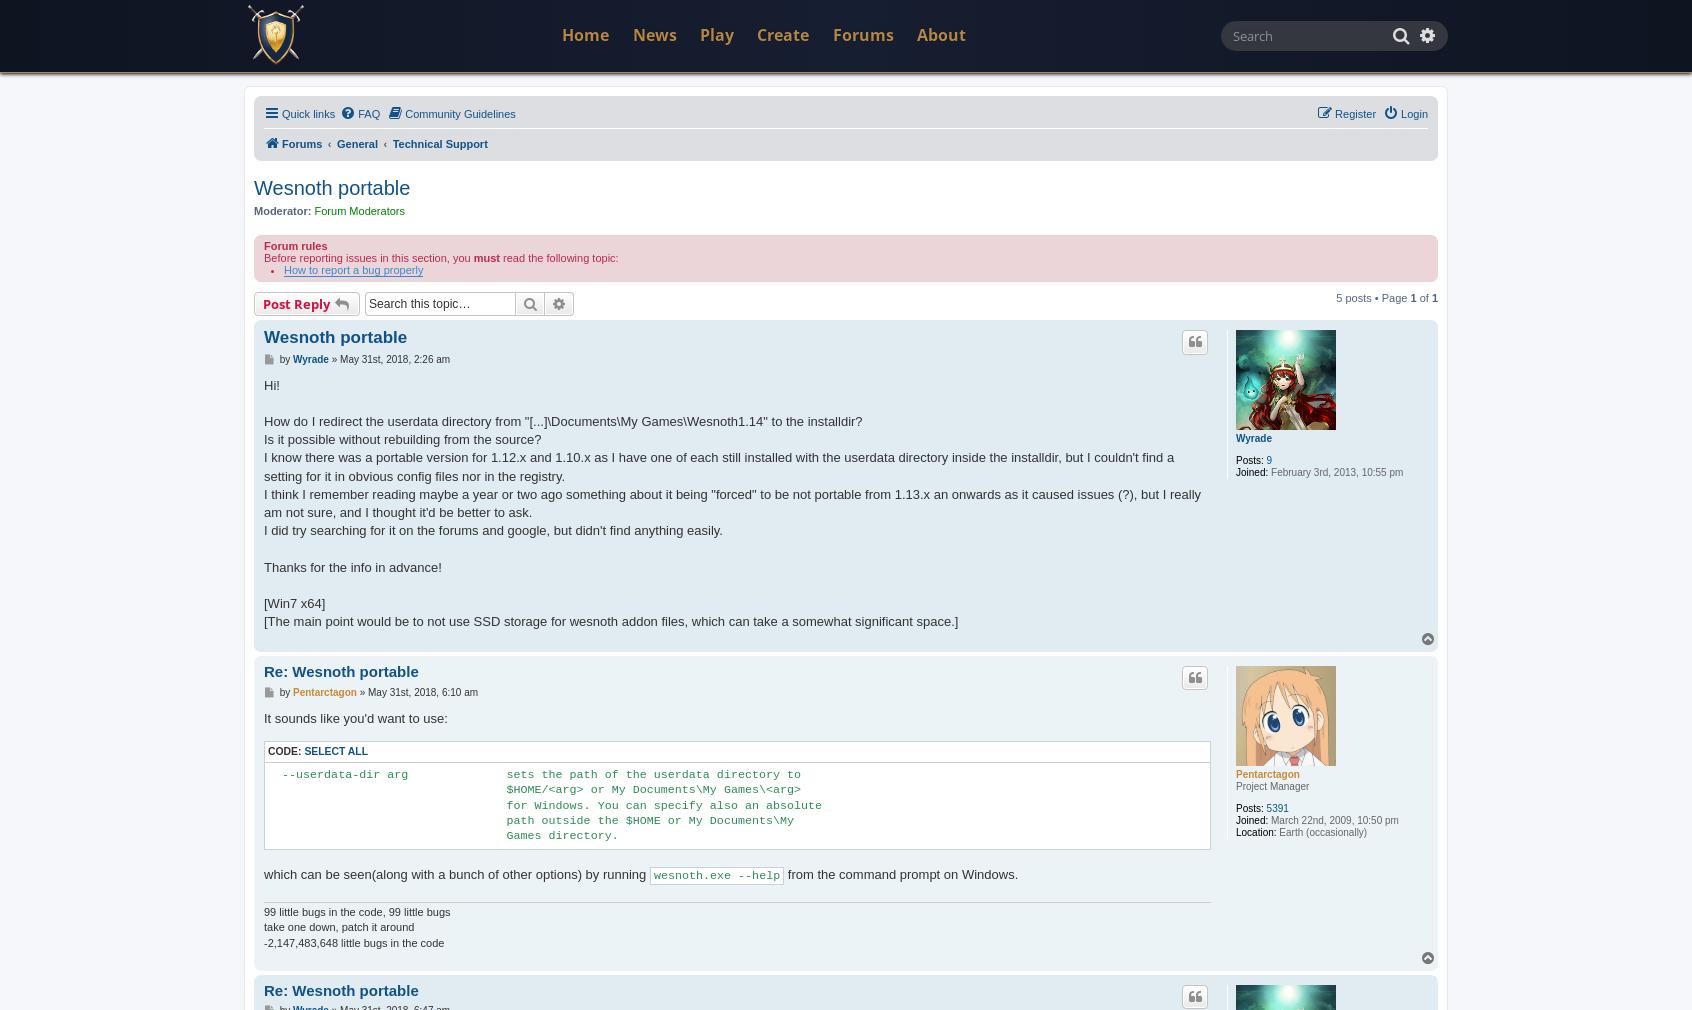 Image resolution: width=1692 pixels, height=1010 pixels. I want to click on 'Earth (occasionally)', so click(1320, 832).